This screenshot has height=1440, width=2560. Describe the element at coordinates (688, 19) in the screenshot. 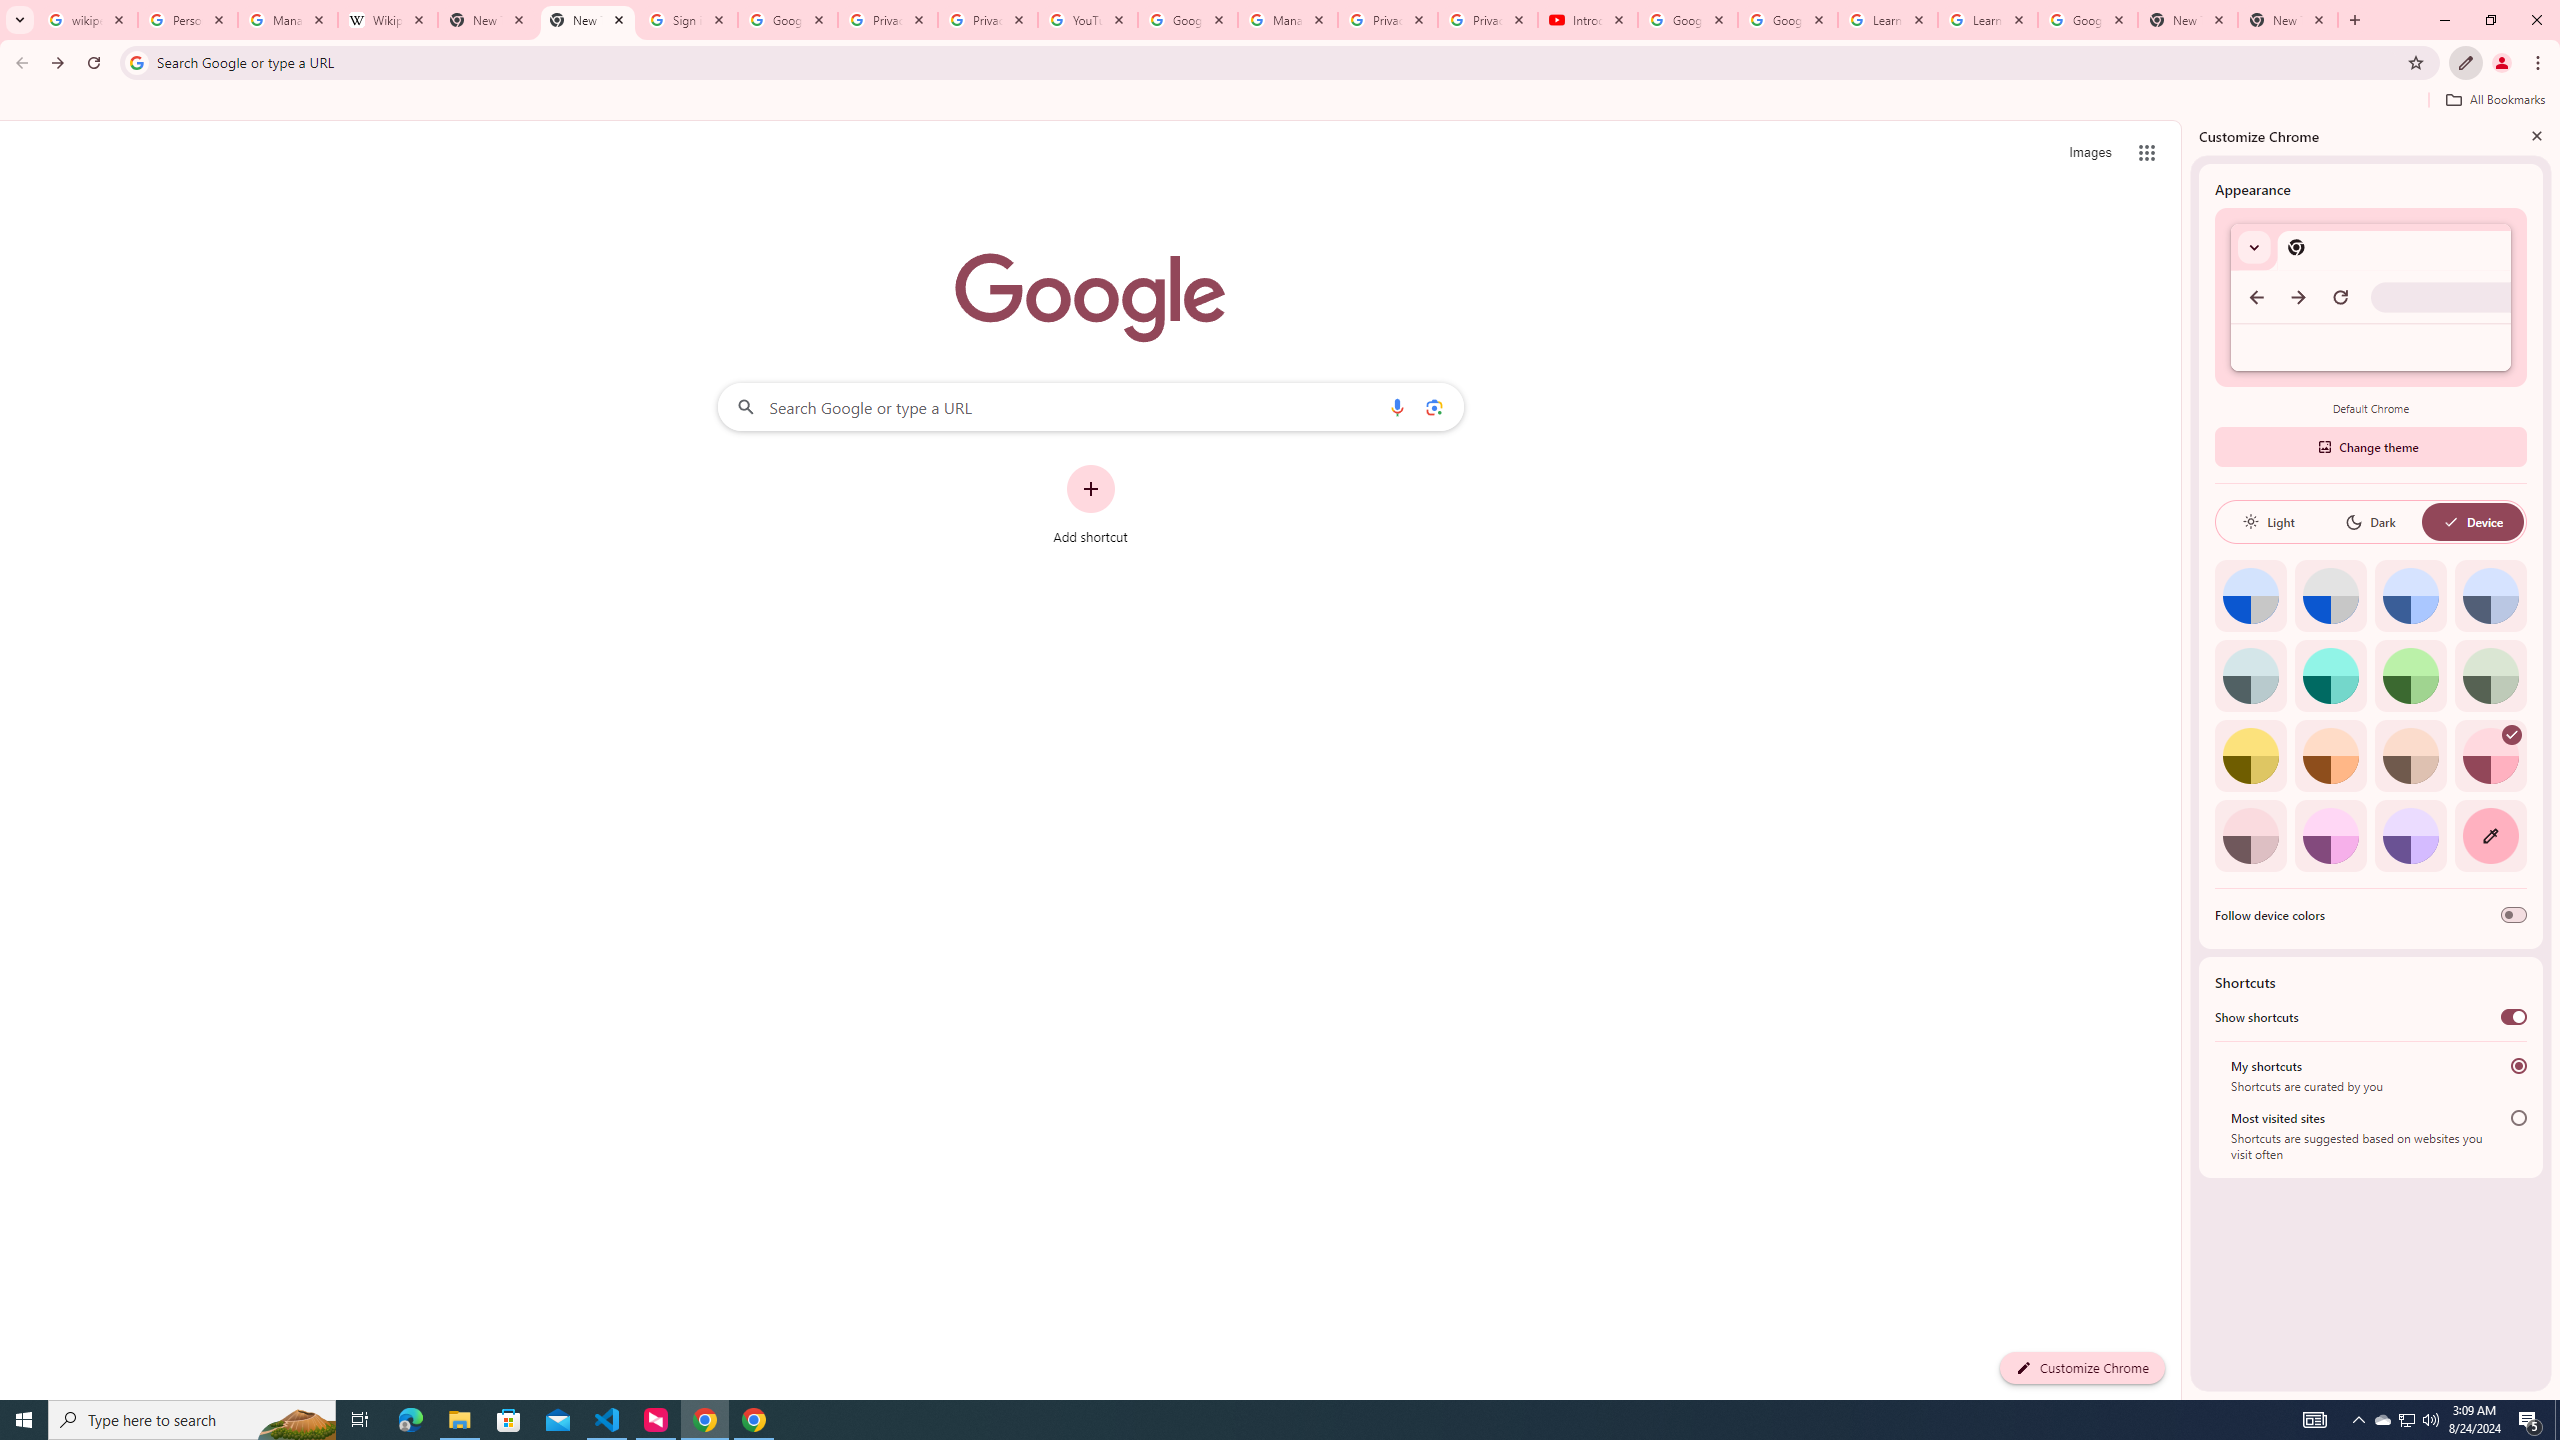

I see `'Sign in - Google Accounts'` at that location.